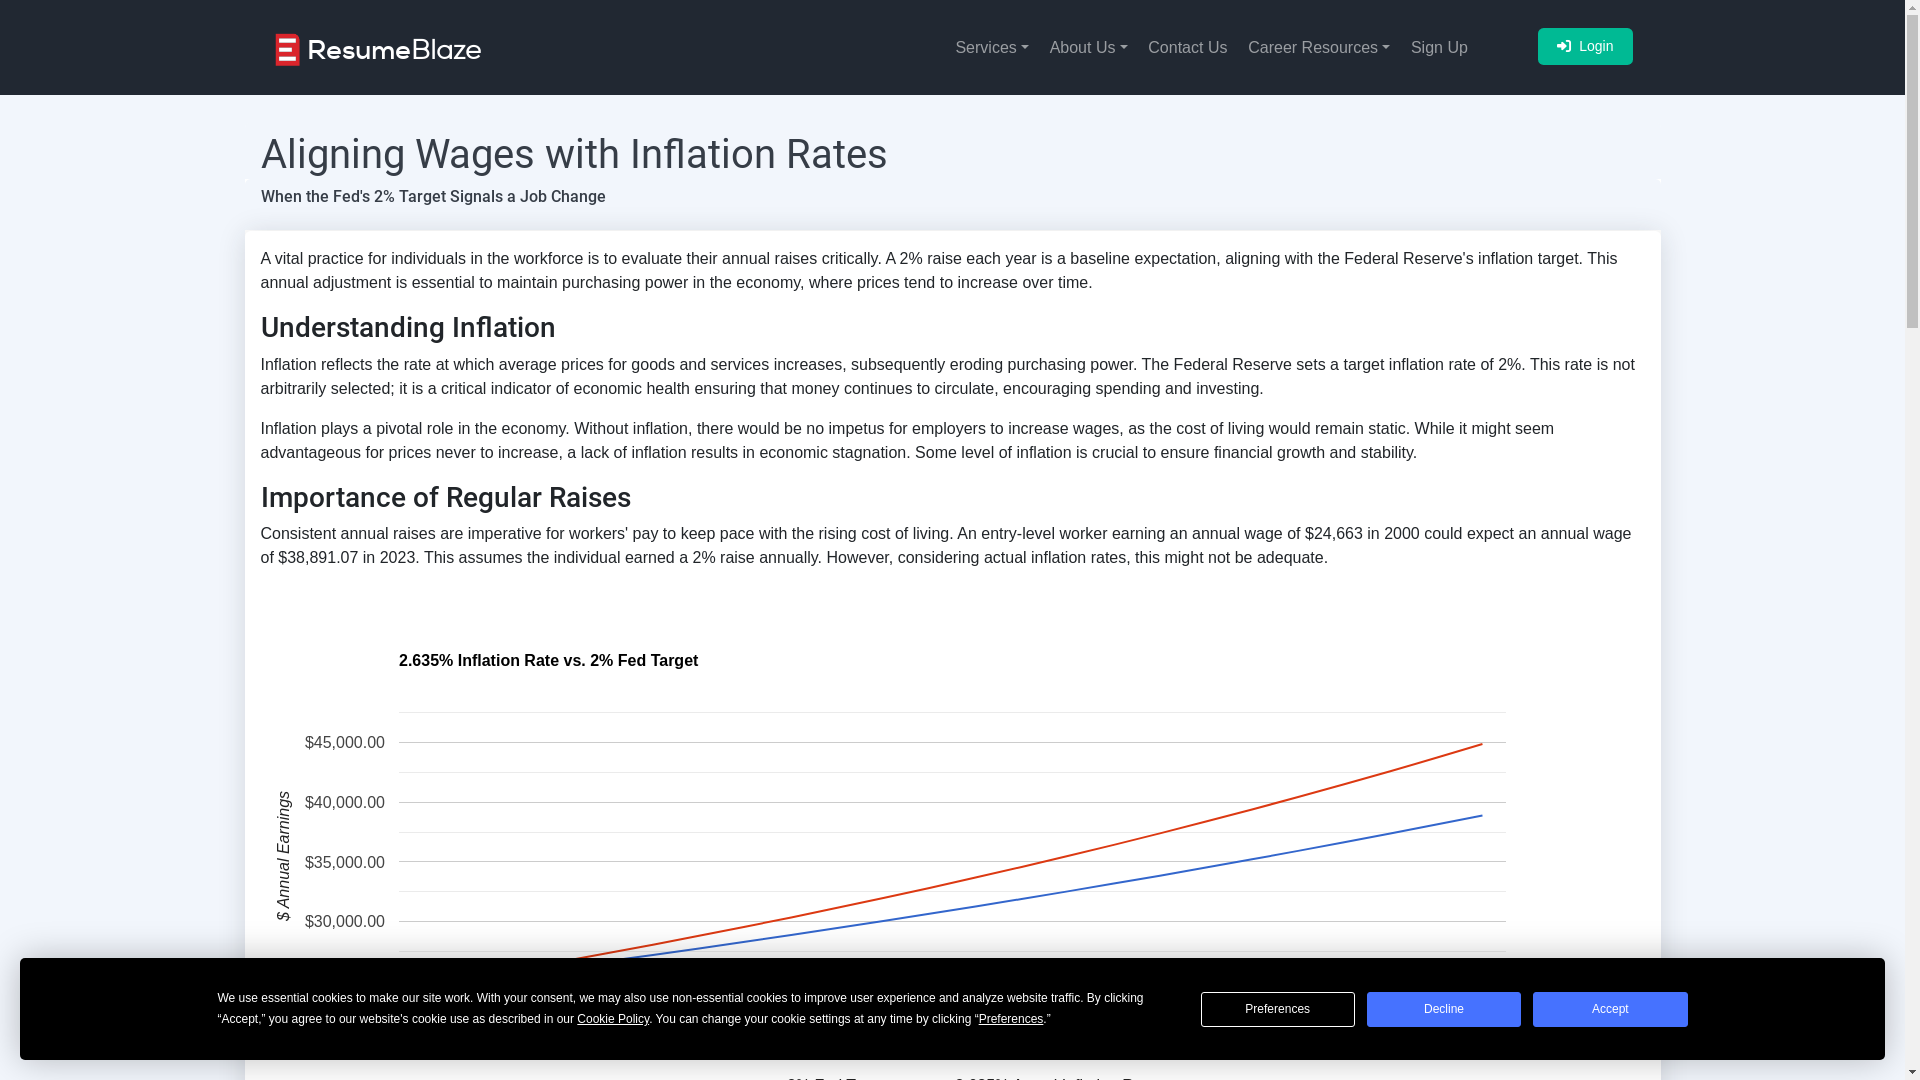 This screenshot has height=1080, width=1920. Describe the element at coordinates (1179, 46) in the screenshot. I see `'Contact Us'` at that location.